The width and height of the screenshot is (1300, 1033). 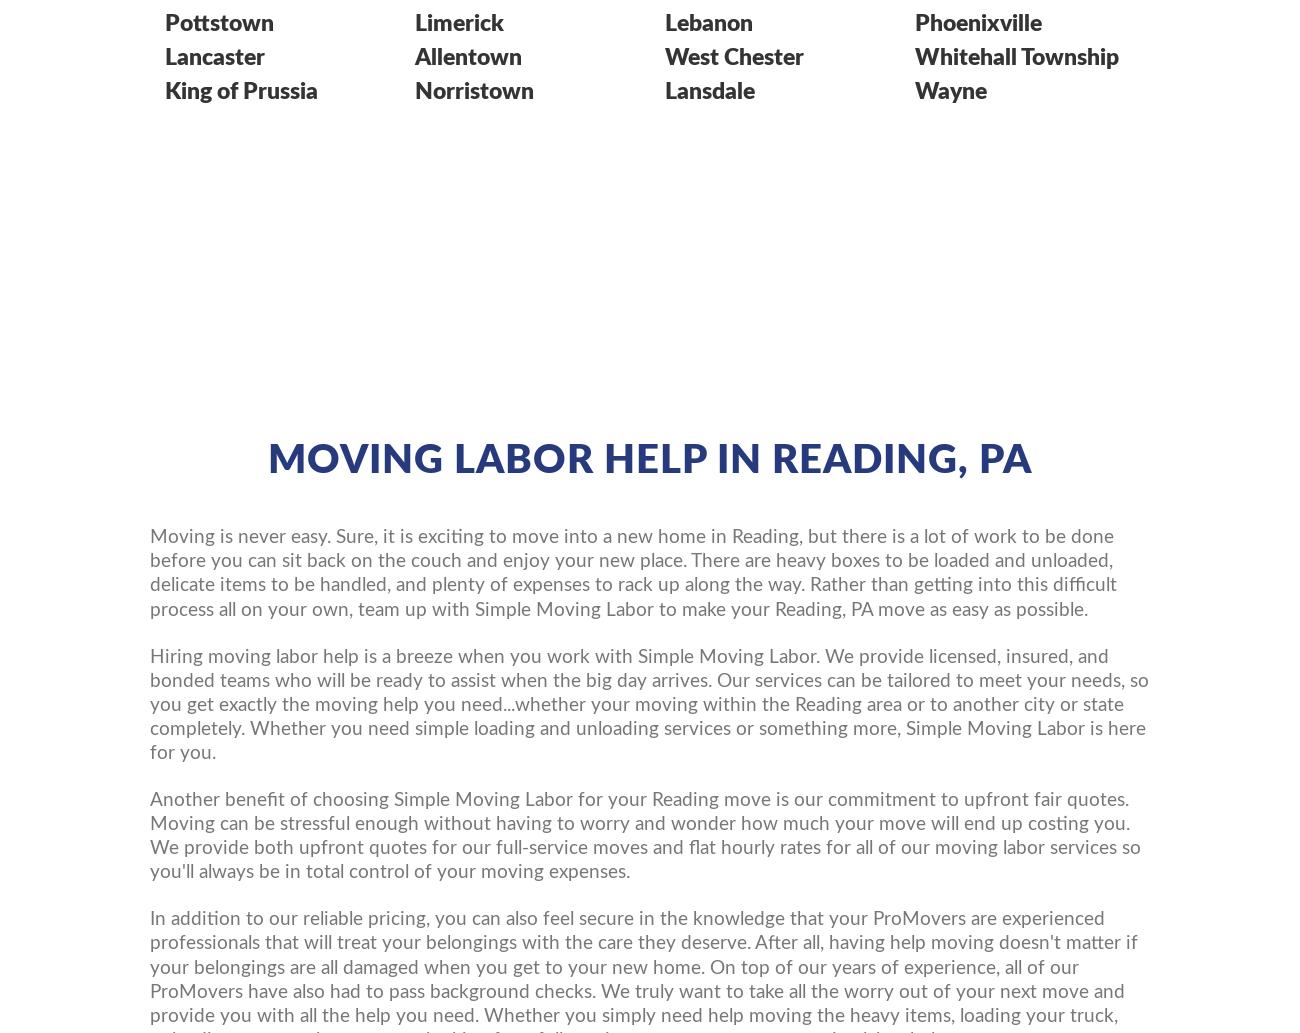 I want to click on 'Pottstown', so click(x=218, y=23).